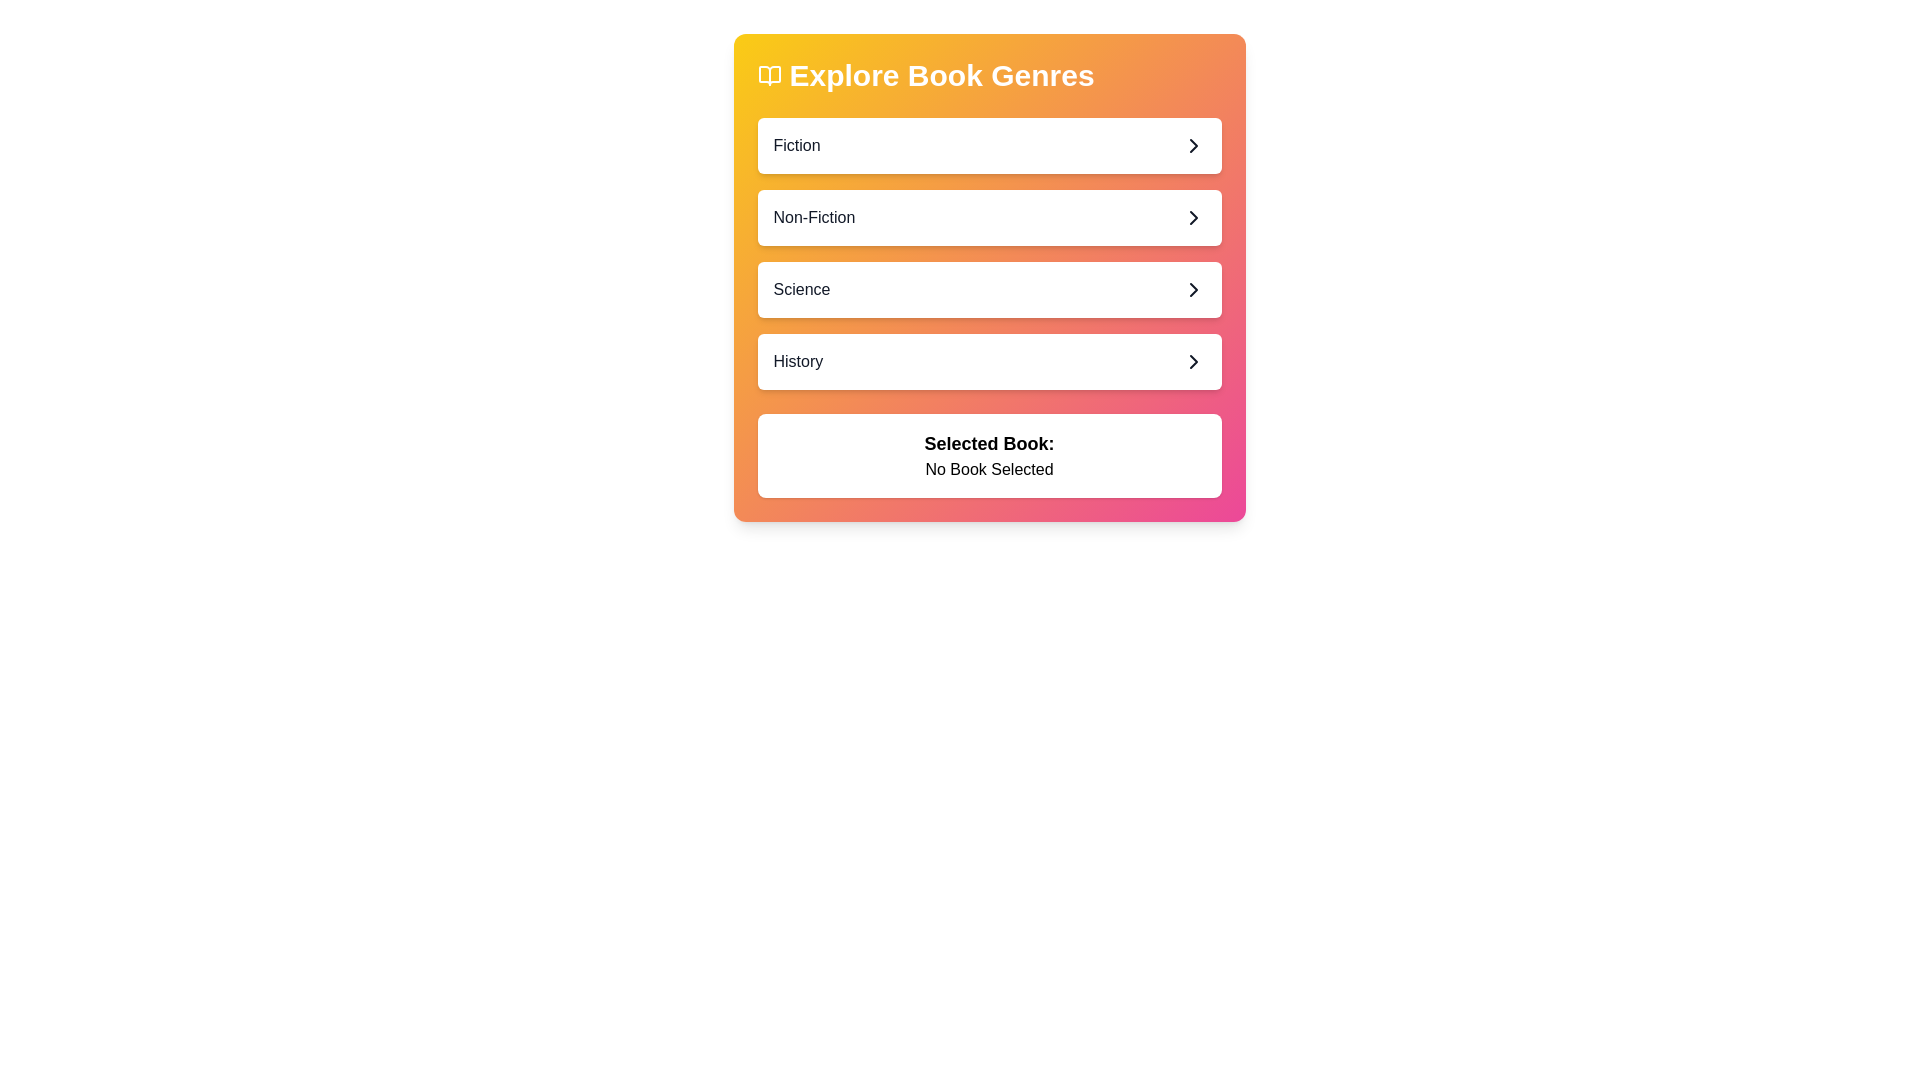 This screenshot has height=1080, width=1920. I want to click on the 'History' button, so click(989, 362).